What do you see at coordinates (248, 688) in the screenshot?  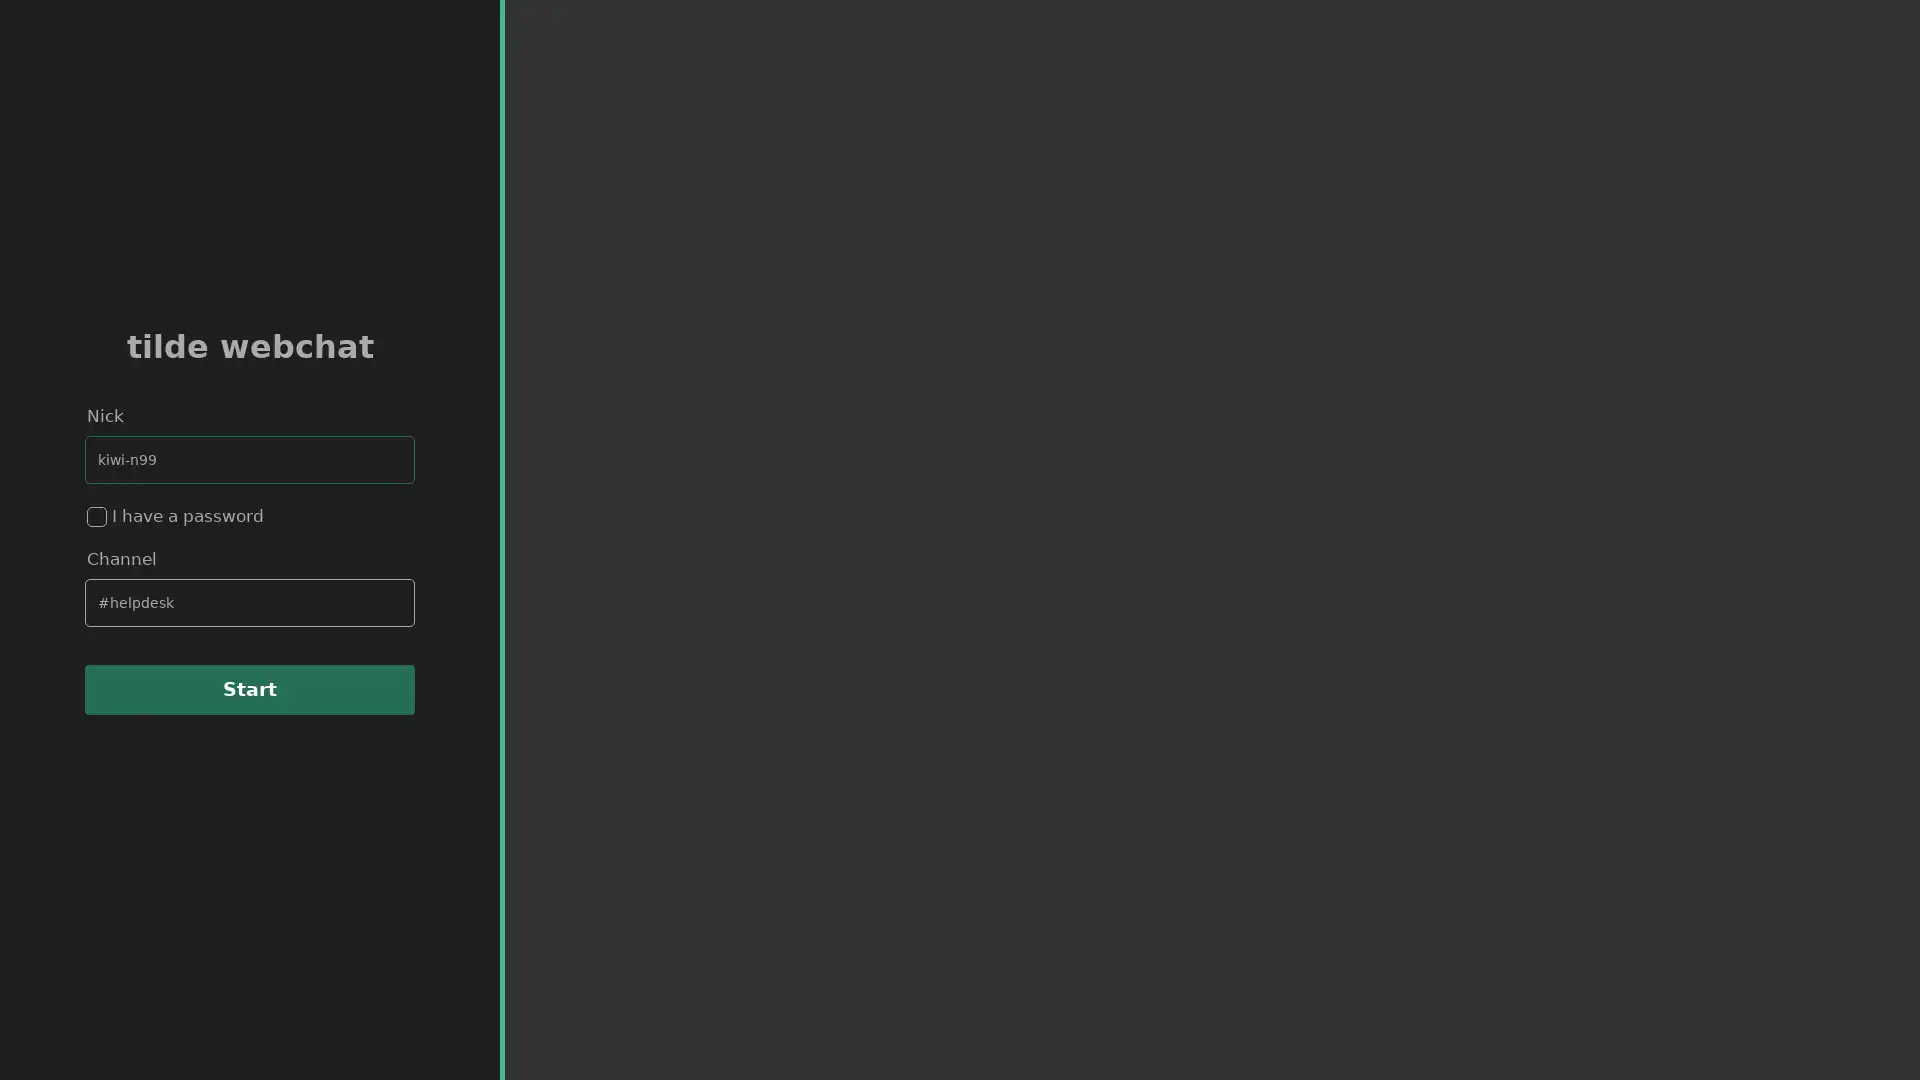 I see `Start` at bounding box center [248, 688].